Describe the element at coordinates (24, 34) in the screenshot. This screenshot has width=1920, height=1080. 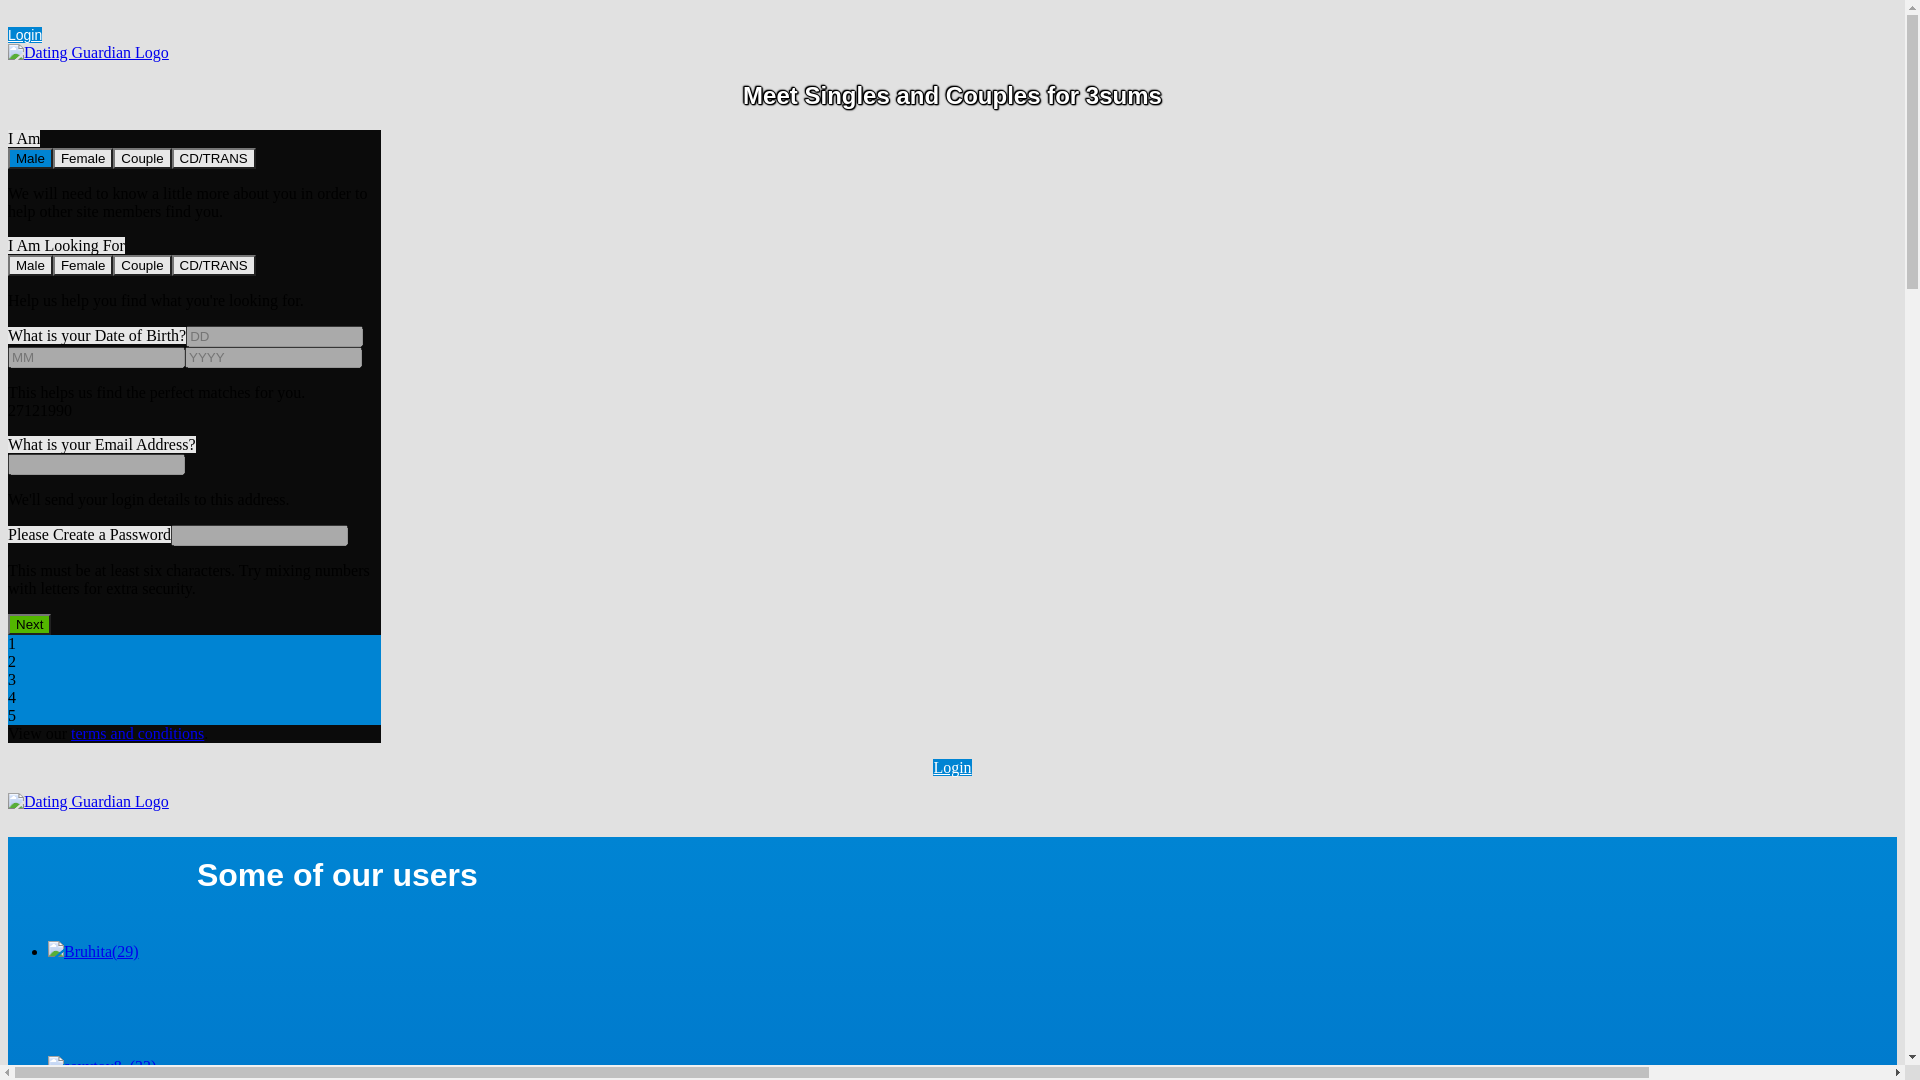
I see `'Login'` at that location.